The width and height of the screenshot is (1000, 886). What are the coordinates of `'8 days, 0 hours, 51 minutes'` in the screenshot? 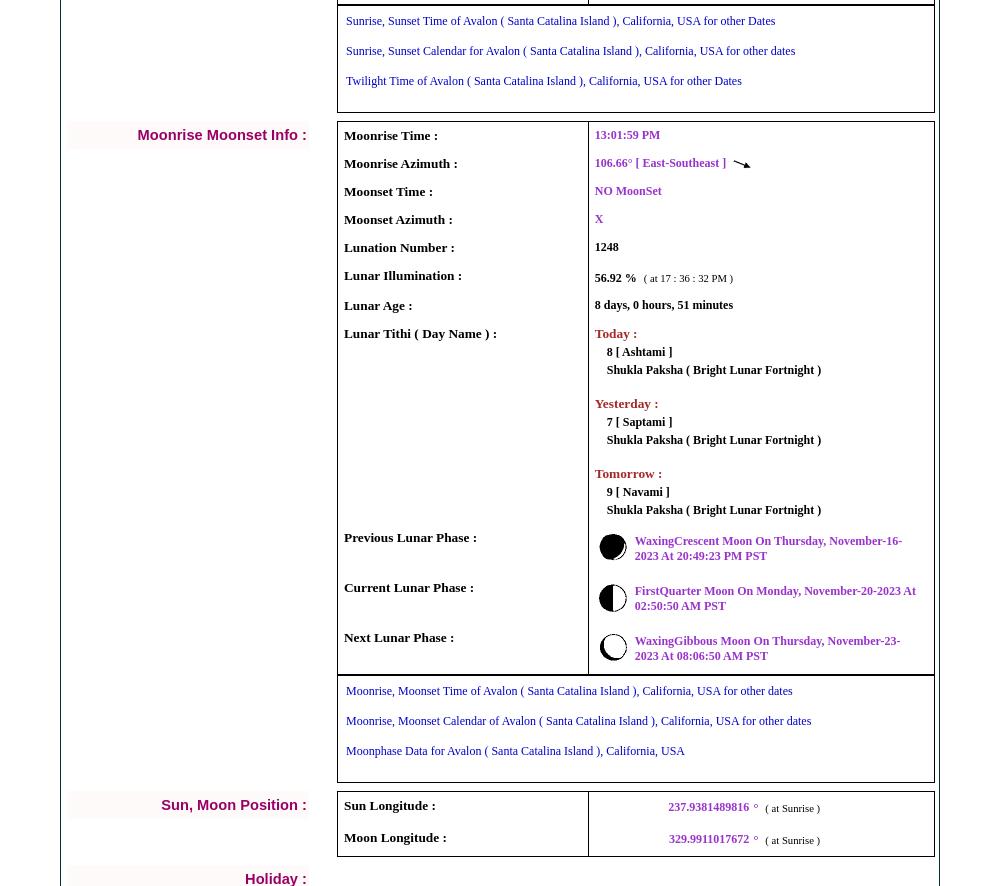 It's located at (663, 304).